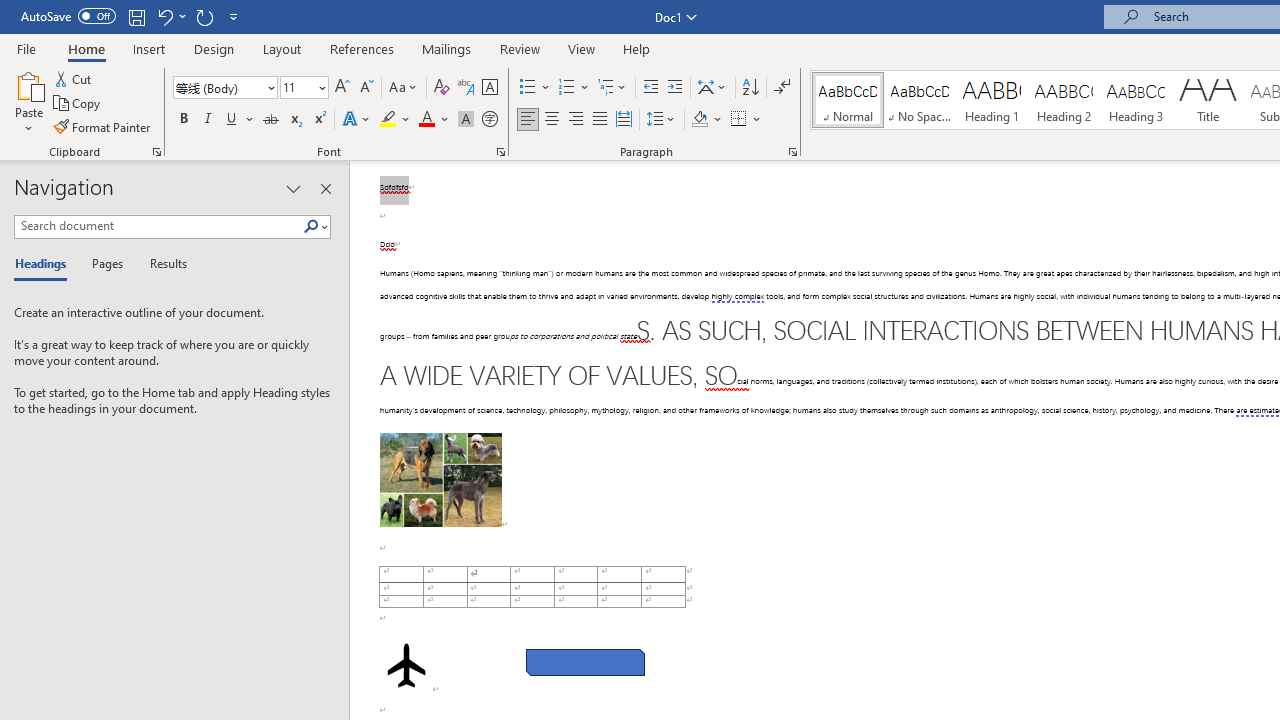 The image size is (1280, 720). I want to click on 'Align Right', so click(575, 119).